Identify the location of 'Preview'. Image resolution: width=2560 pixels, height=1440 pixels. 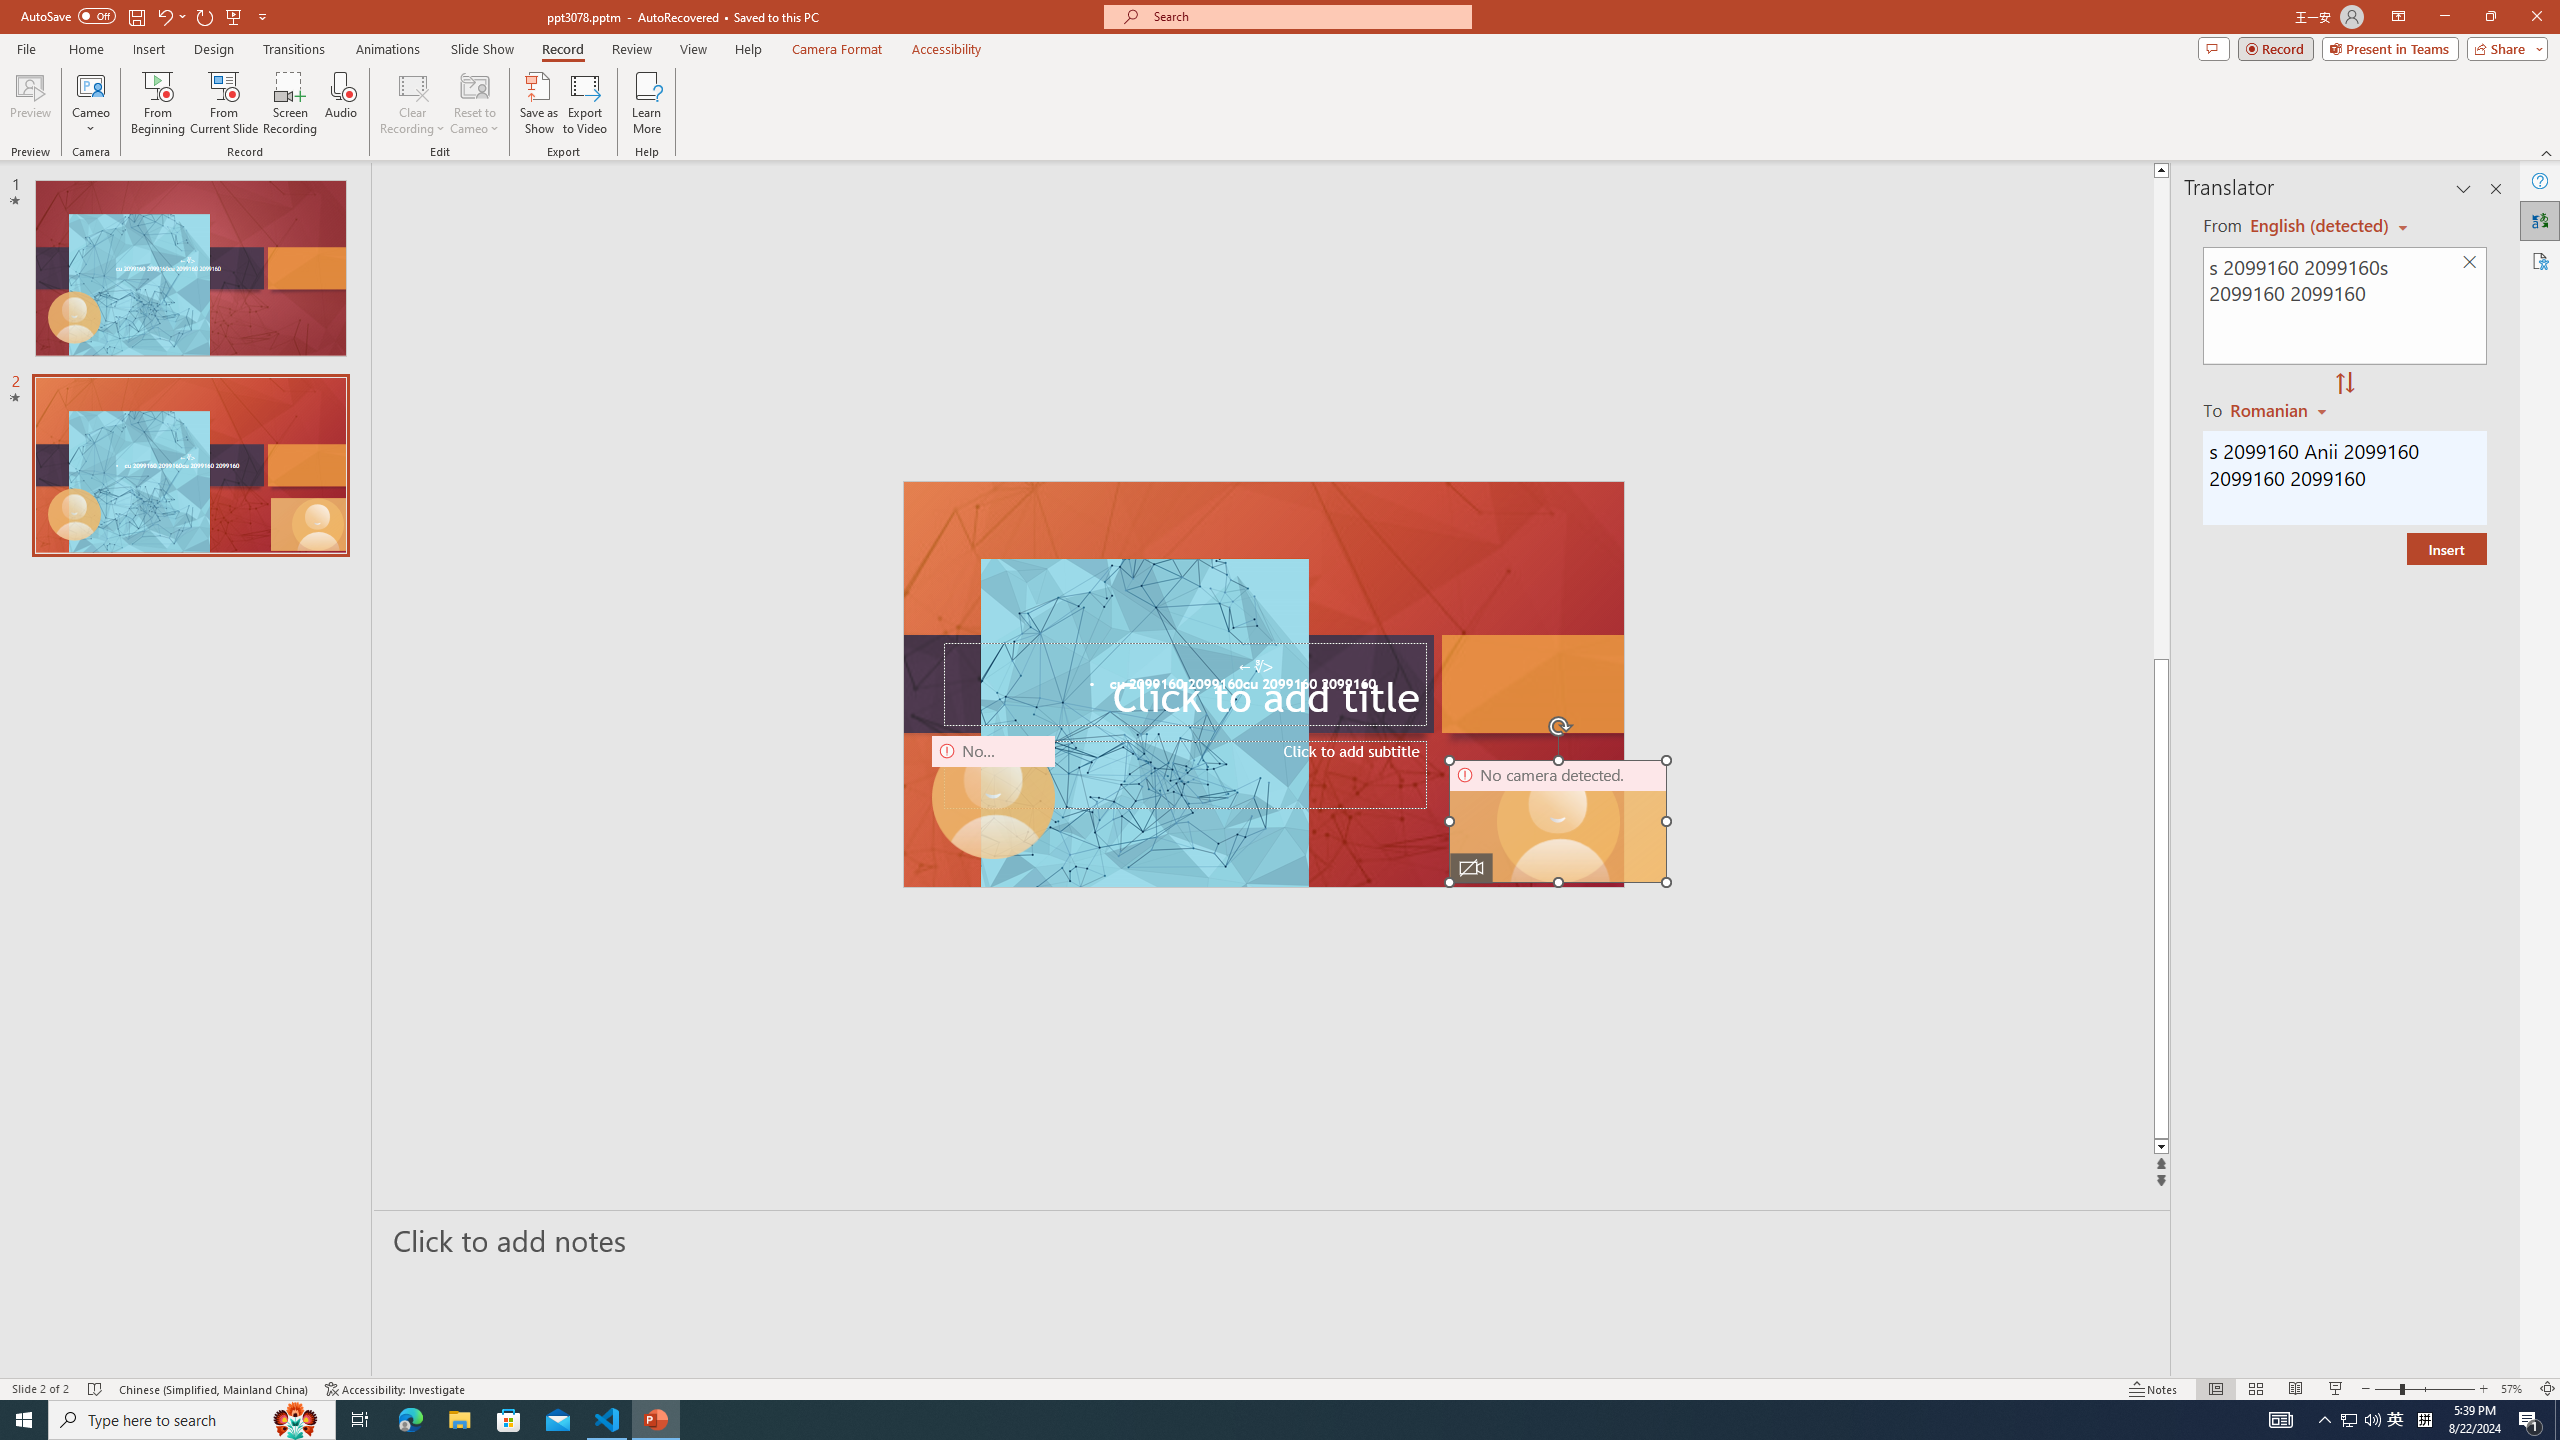
(29, 103).